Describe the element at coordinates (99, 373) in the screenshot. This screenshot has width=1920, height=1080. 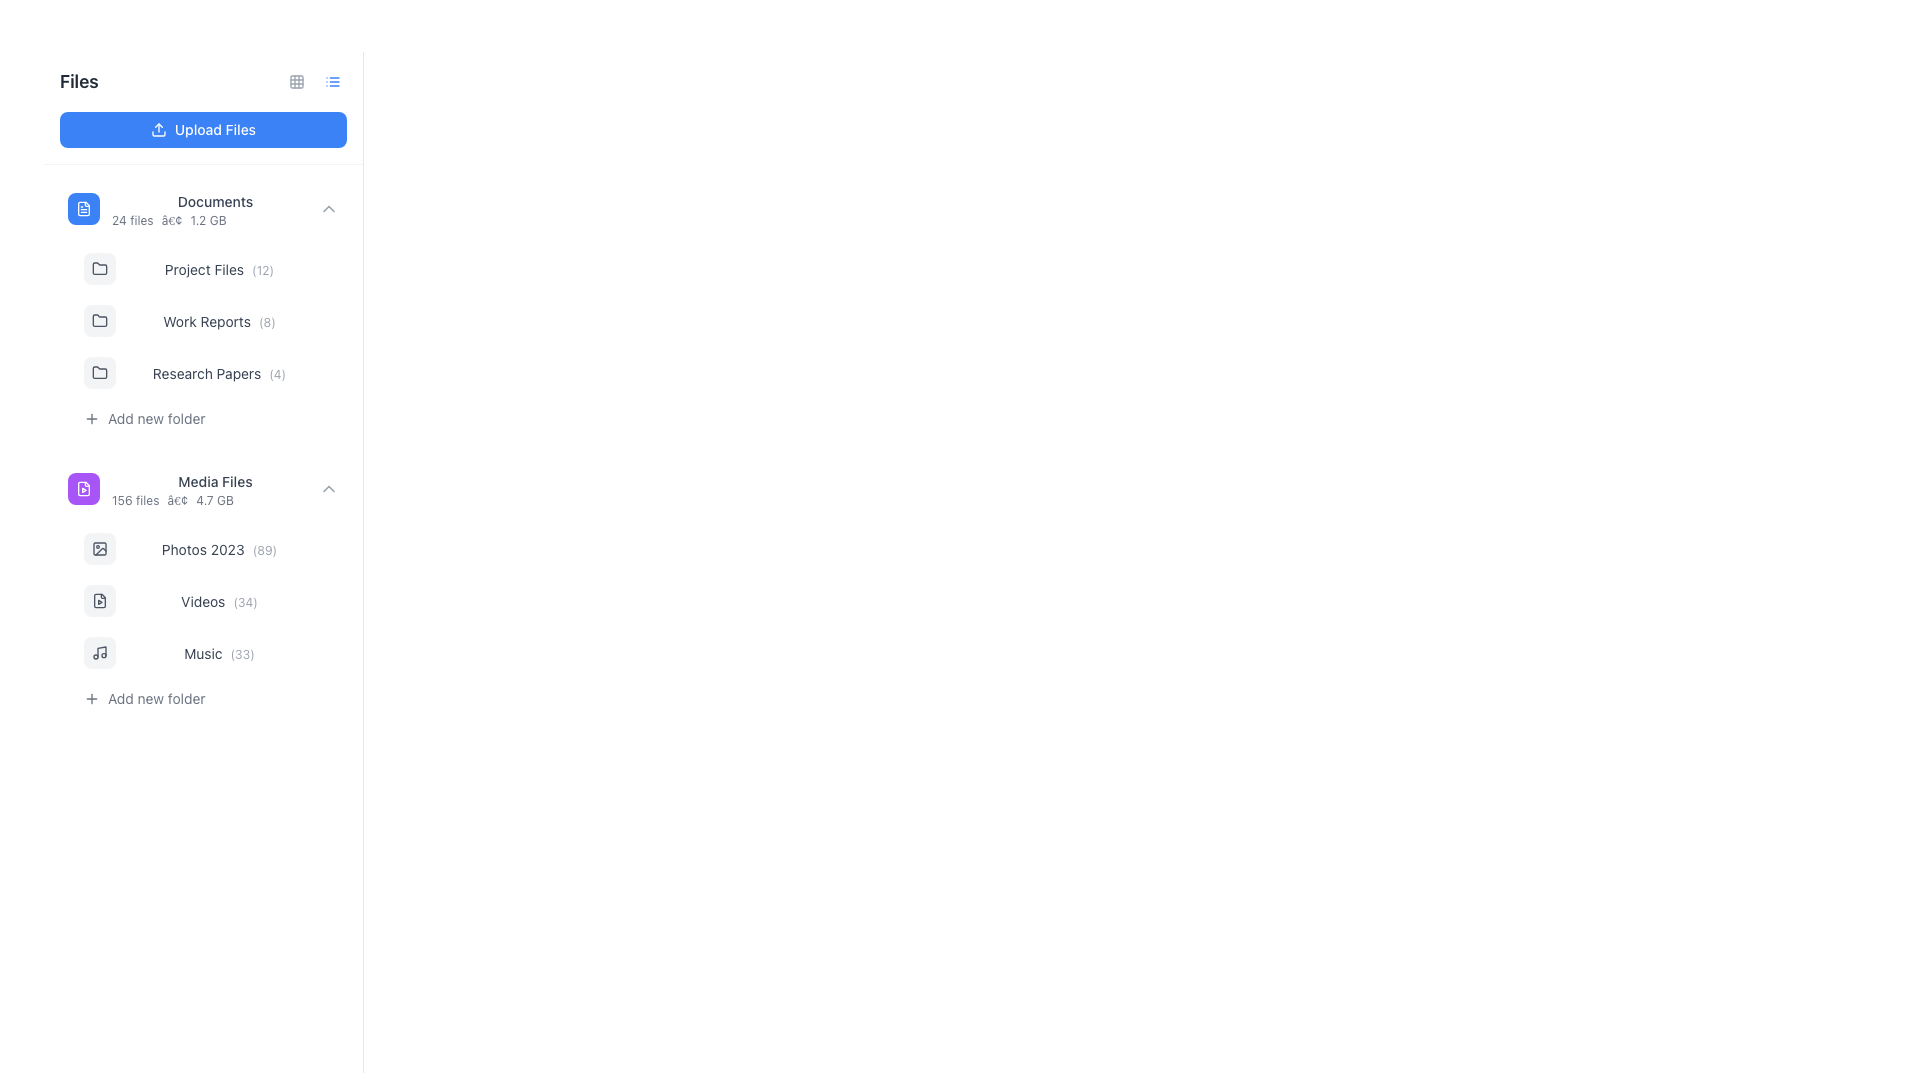
I see `the folder icon representing 'Research Papers' located in the left-side panel, which is the first element in the 'Research Papers (4)' row` at that location.